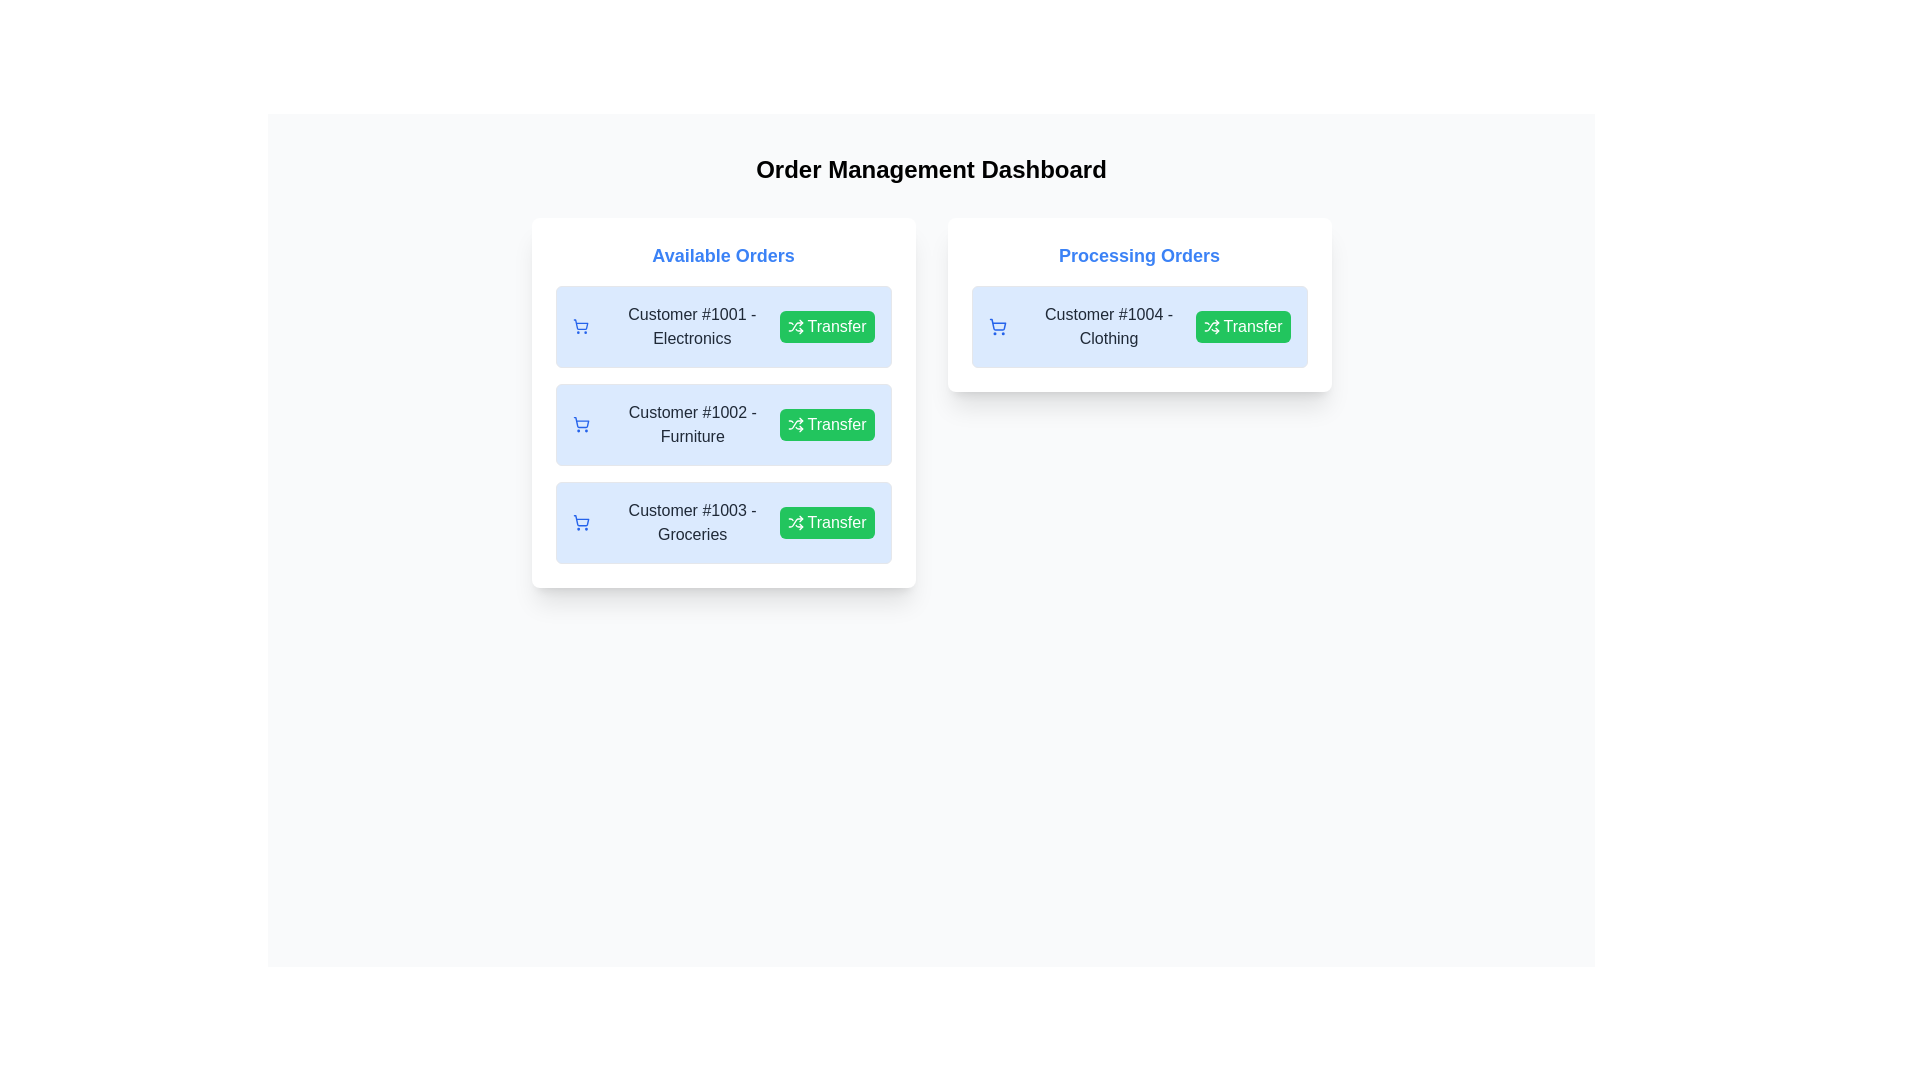 Image resolution: width=1920 pixels, height=1080 pixels. What do you see at coordinates (692, 423) in the screenshot?
I see `the text label that identifies and describes the order for 'Customer #1002' in the 'Available Orders' section, located centrally between the shopping cart icon and the 'Transfer' button` at bounding box center [692, 423].